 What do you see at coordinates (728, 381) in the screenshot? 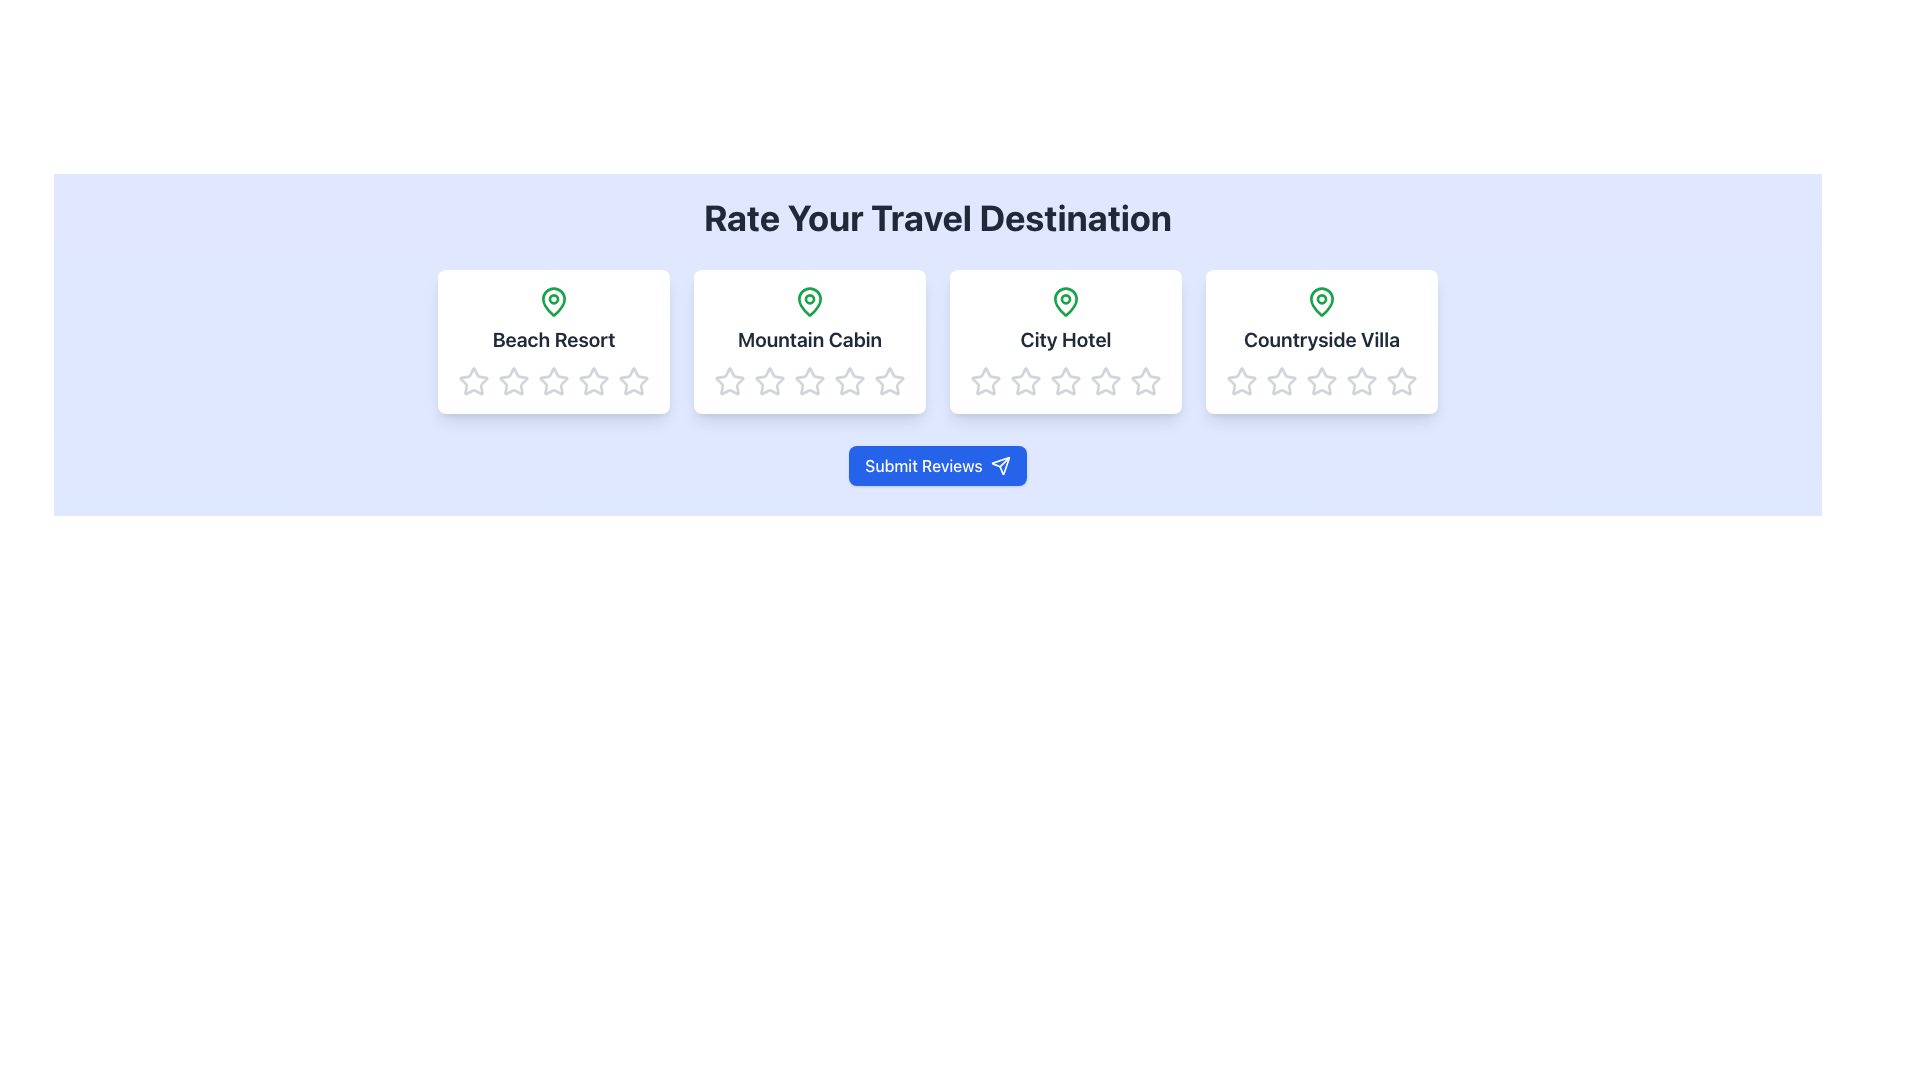
I see `the first interactive rating star icon in the 'Mountain Cabin' section` at bounding box center [728, 381].